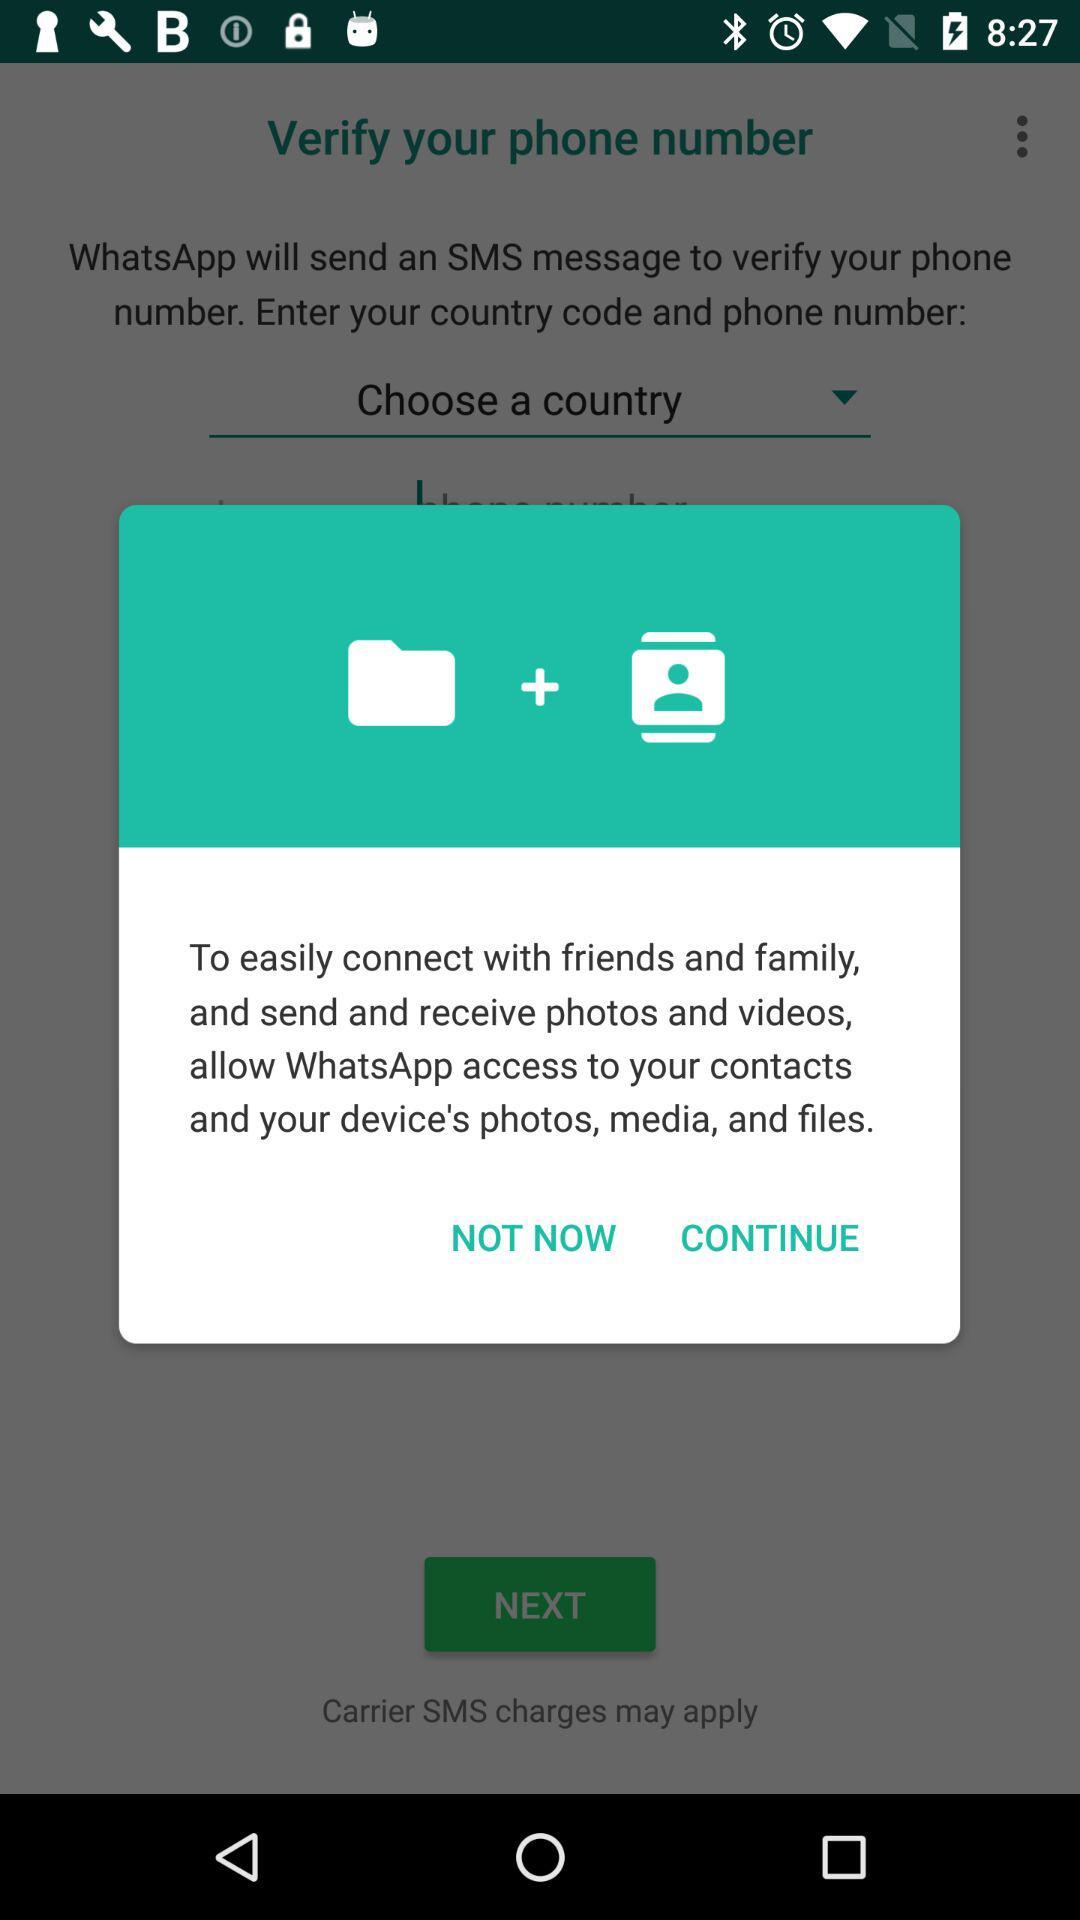 The width and height of the screenshot is (1080, 1920). What do you see at coordinates (532, 1235) in the screenshot?
I see `item next to continue item` at bounding box center [532, 1235].